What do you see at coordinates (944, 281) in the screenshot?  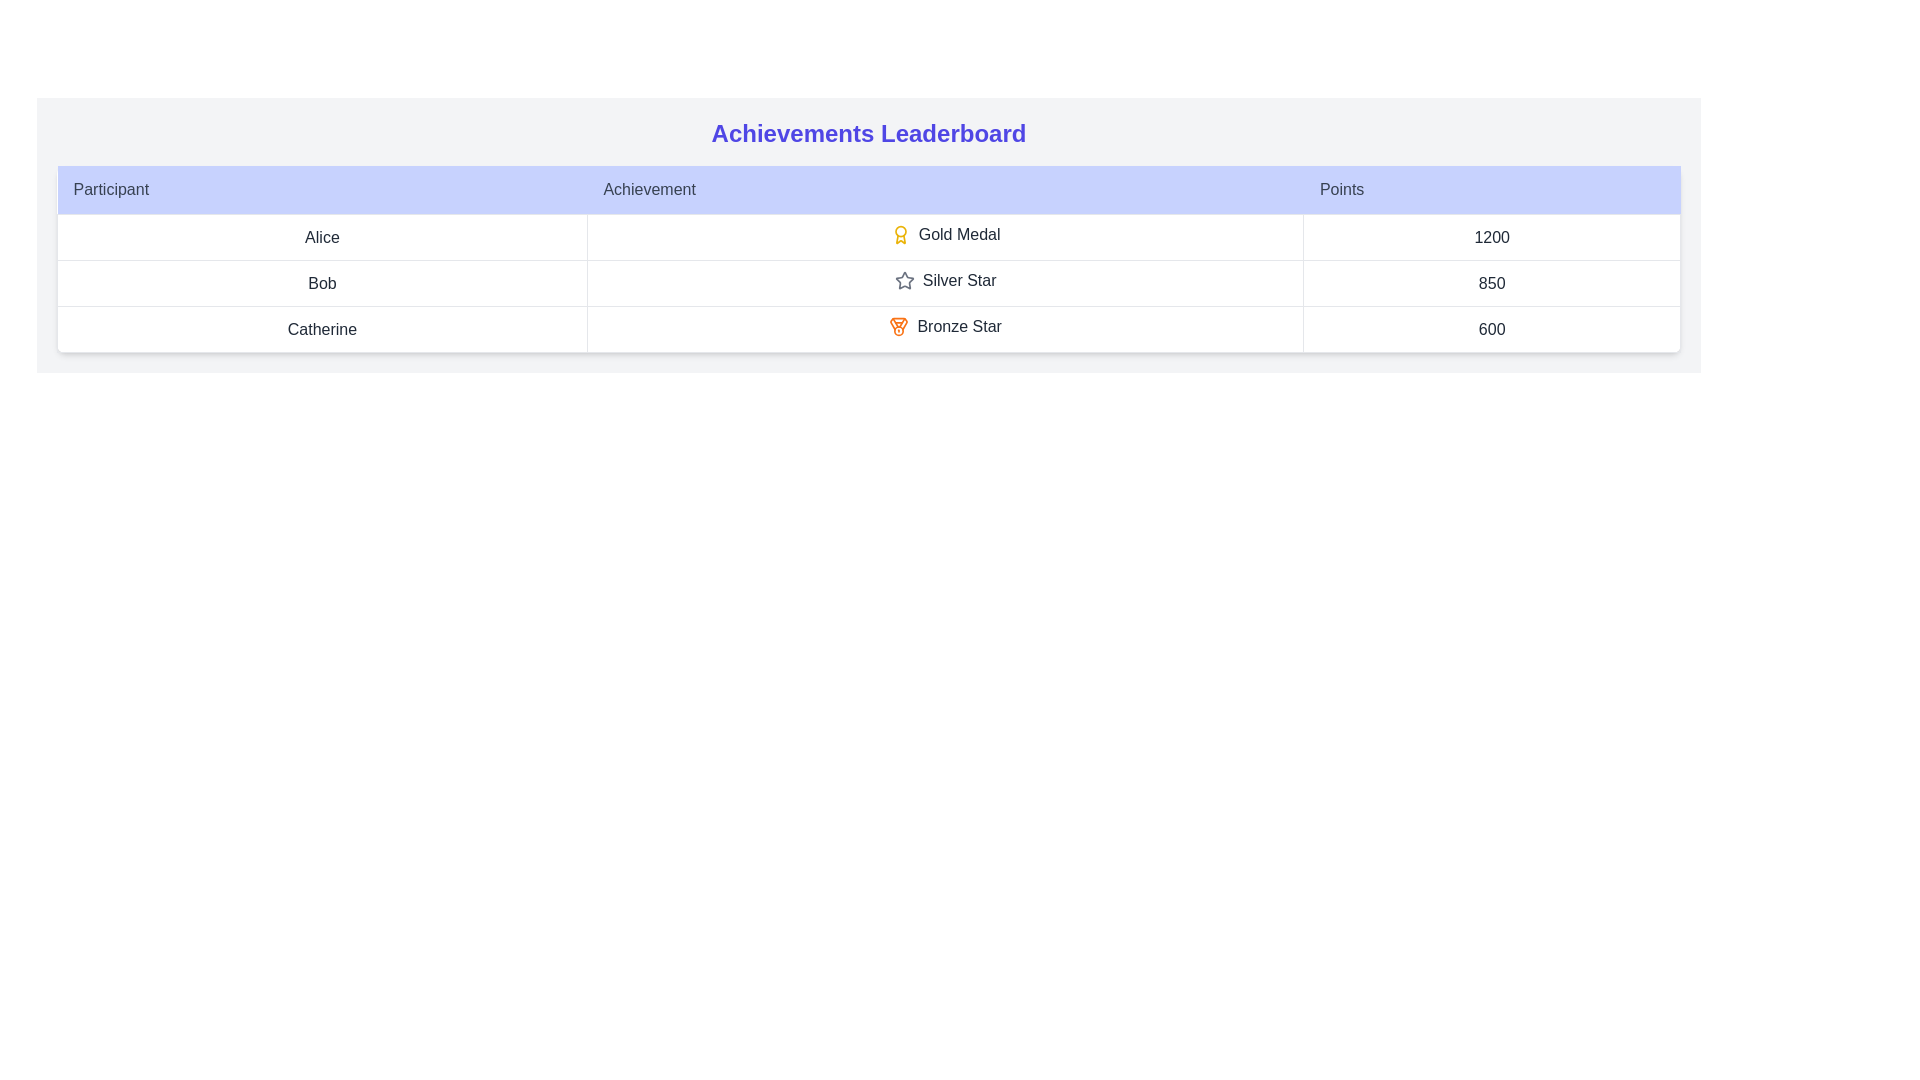 I see `the outlined star icon with the text 'Silver Star' located in the second row under the 'Achievement' column of the leaderboard table` at bounding box center [944, 281].